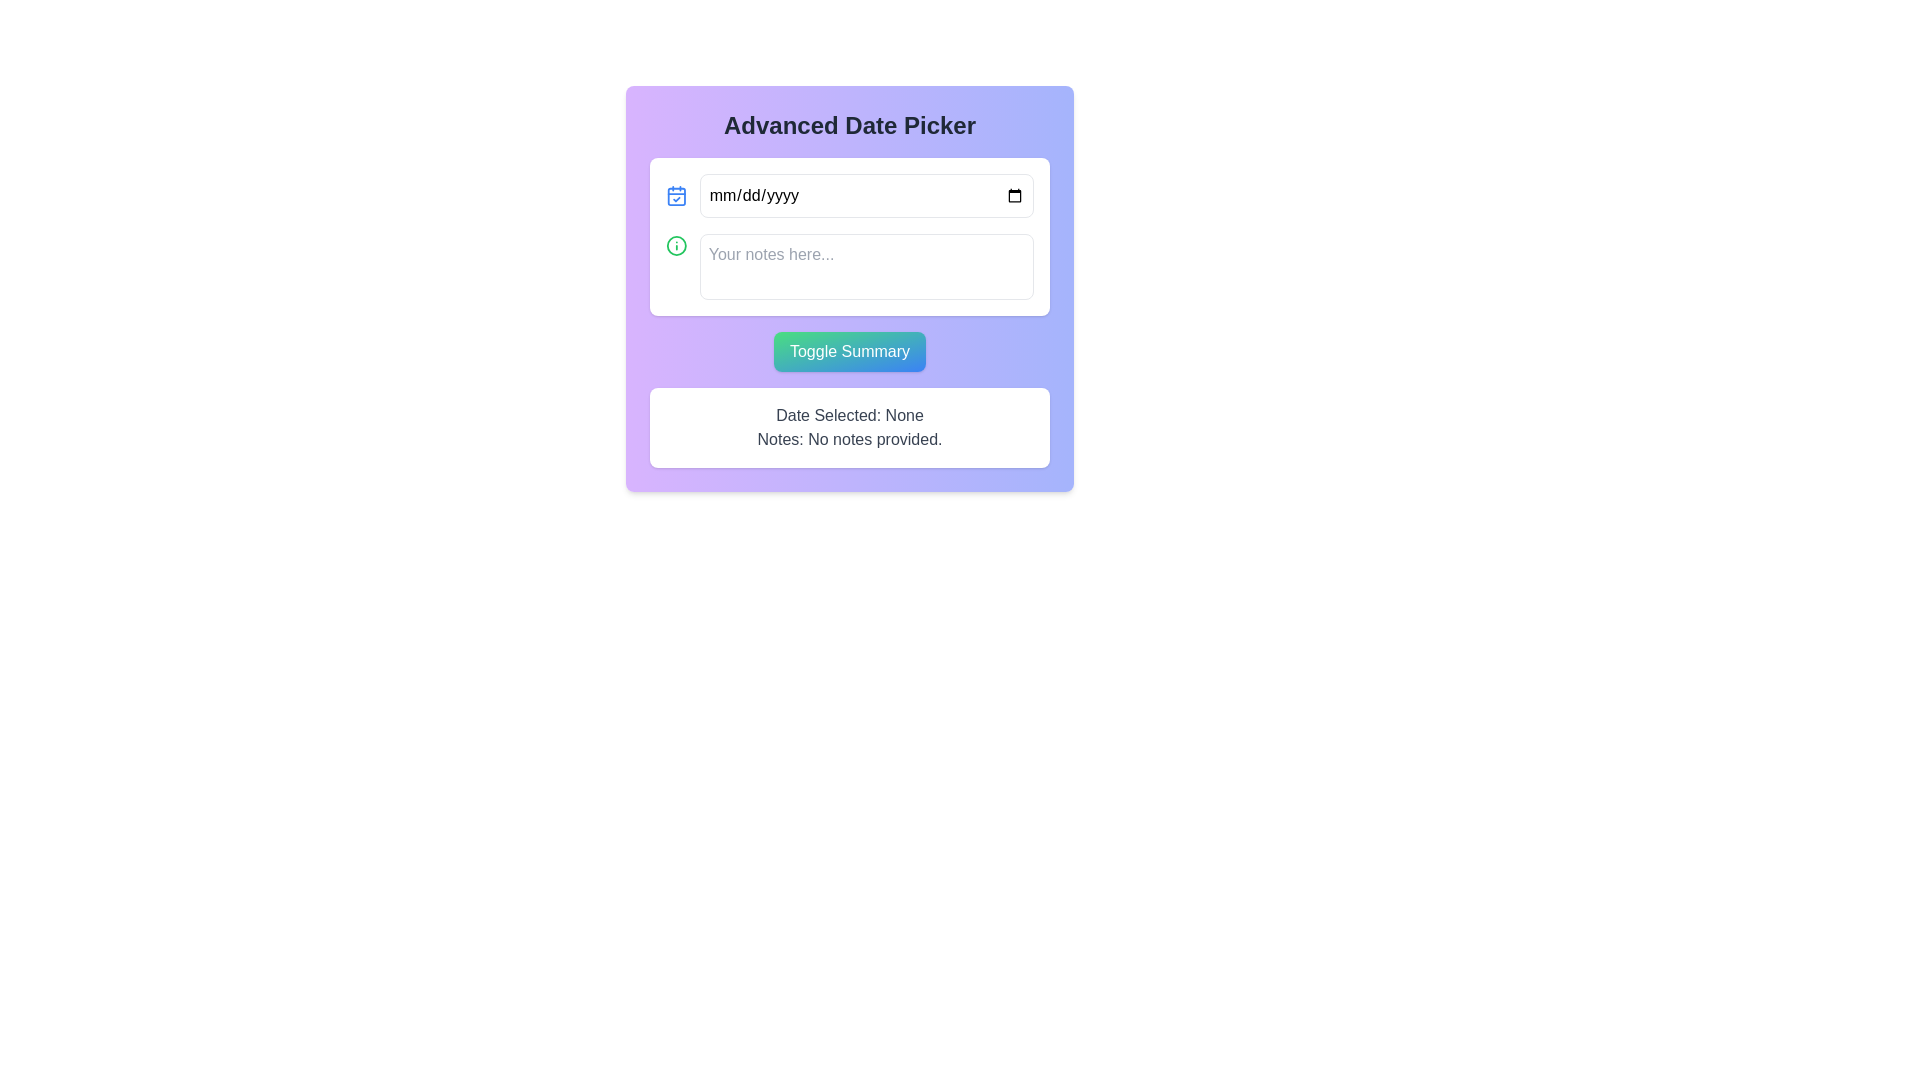 This screenshot has width=1920, height=1080. I want to click on the informational icon located directly to the left of the text input area labeled 'Your notes here...' in the 'Advanced Date Picker' interface, so click(676, 245).